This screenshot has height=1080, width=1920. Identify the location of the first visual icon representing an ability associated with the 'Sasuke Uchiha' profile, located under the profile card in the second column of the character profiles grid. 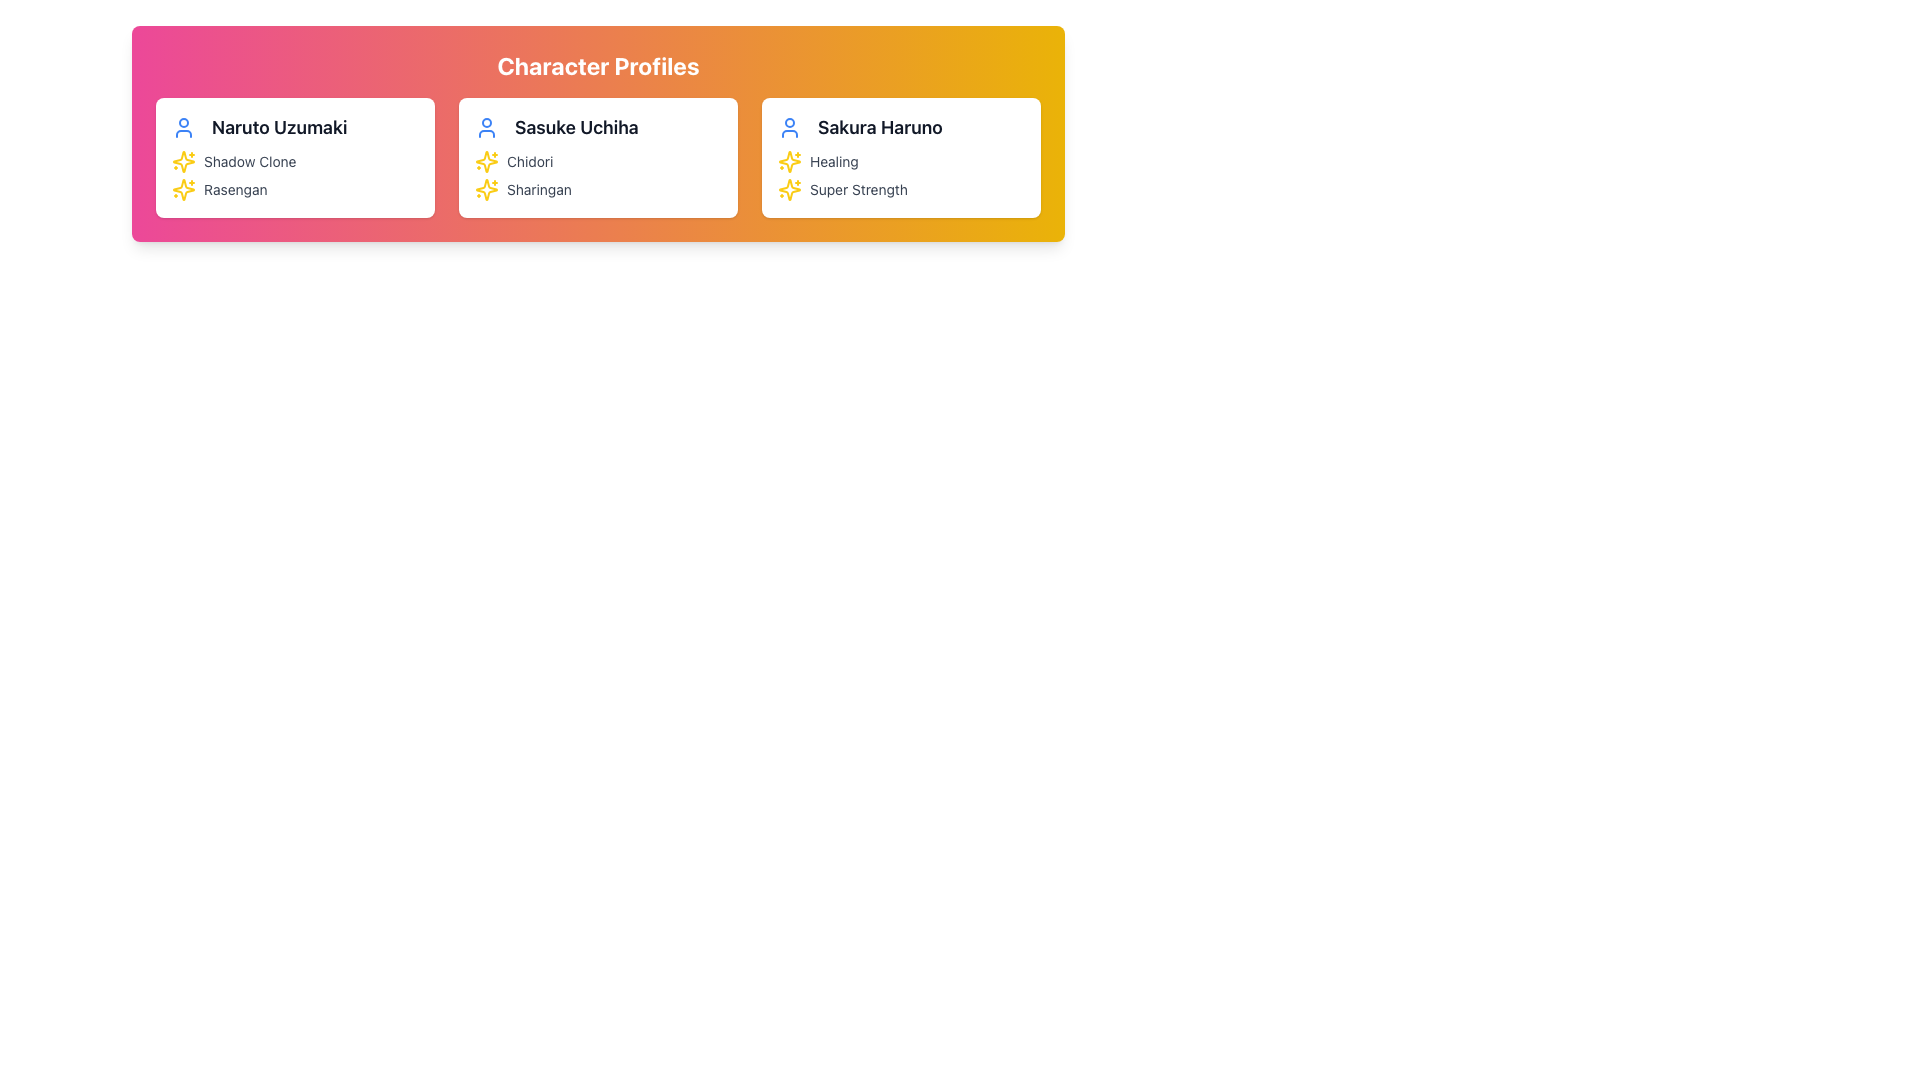
(486, 189).